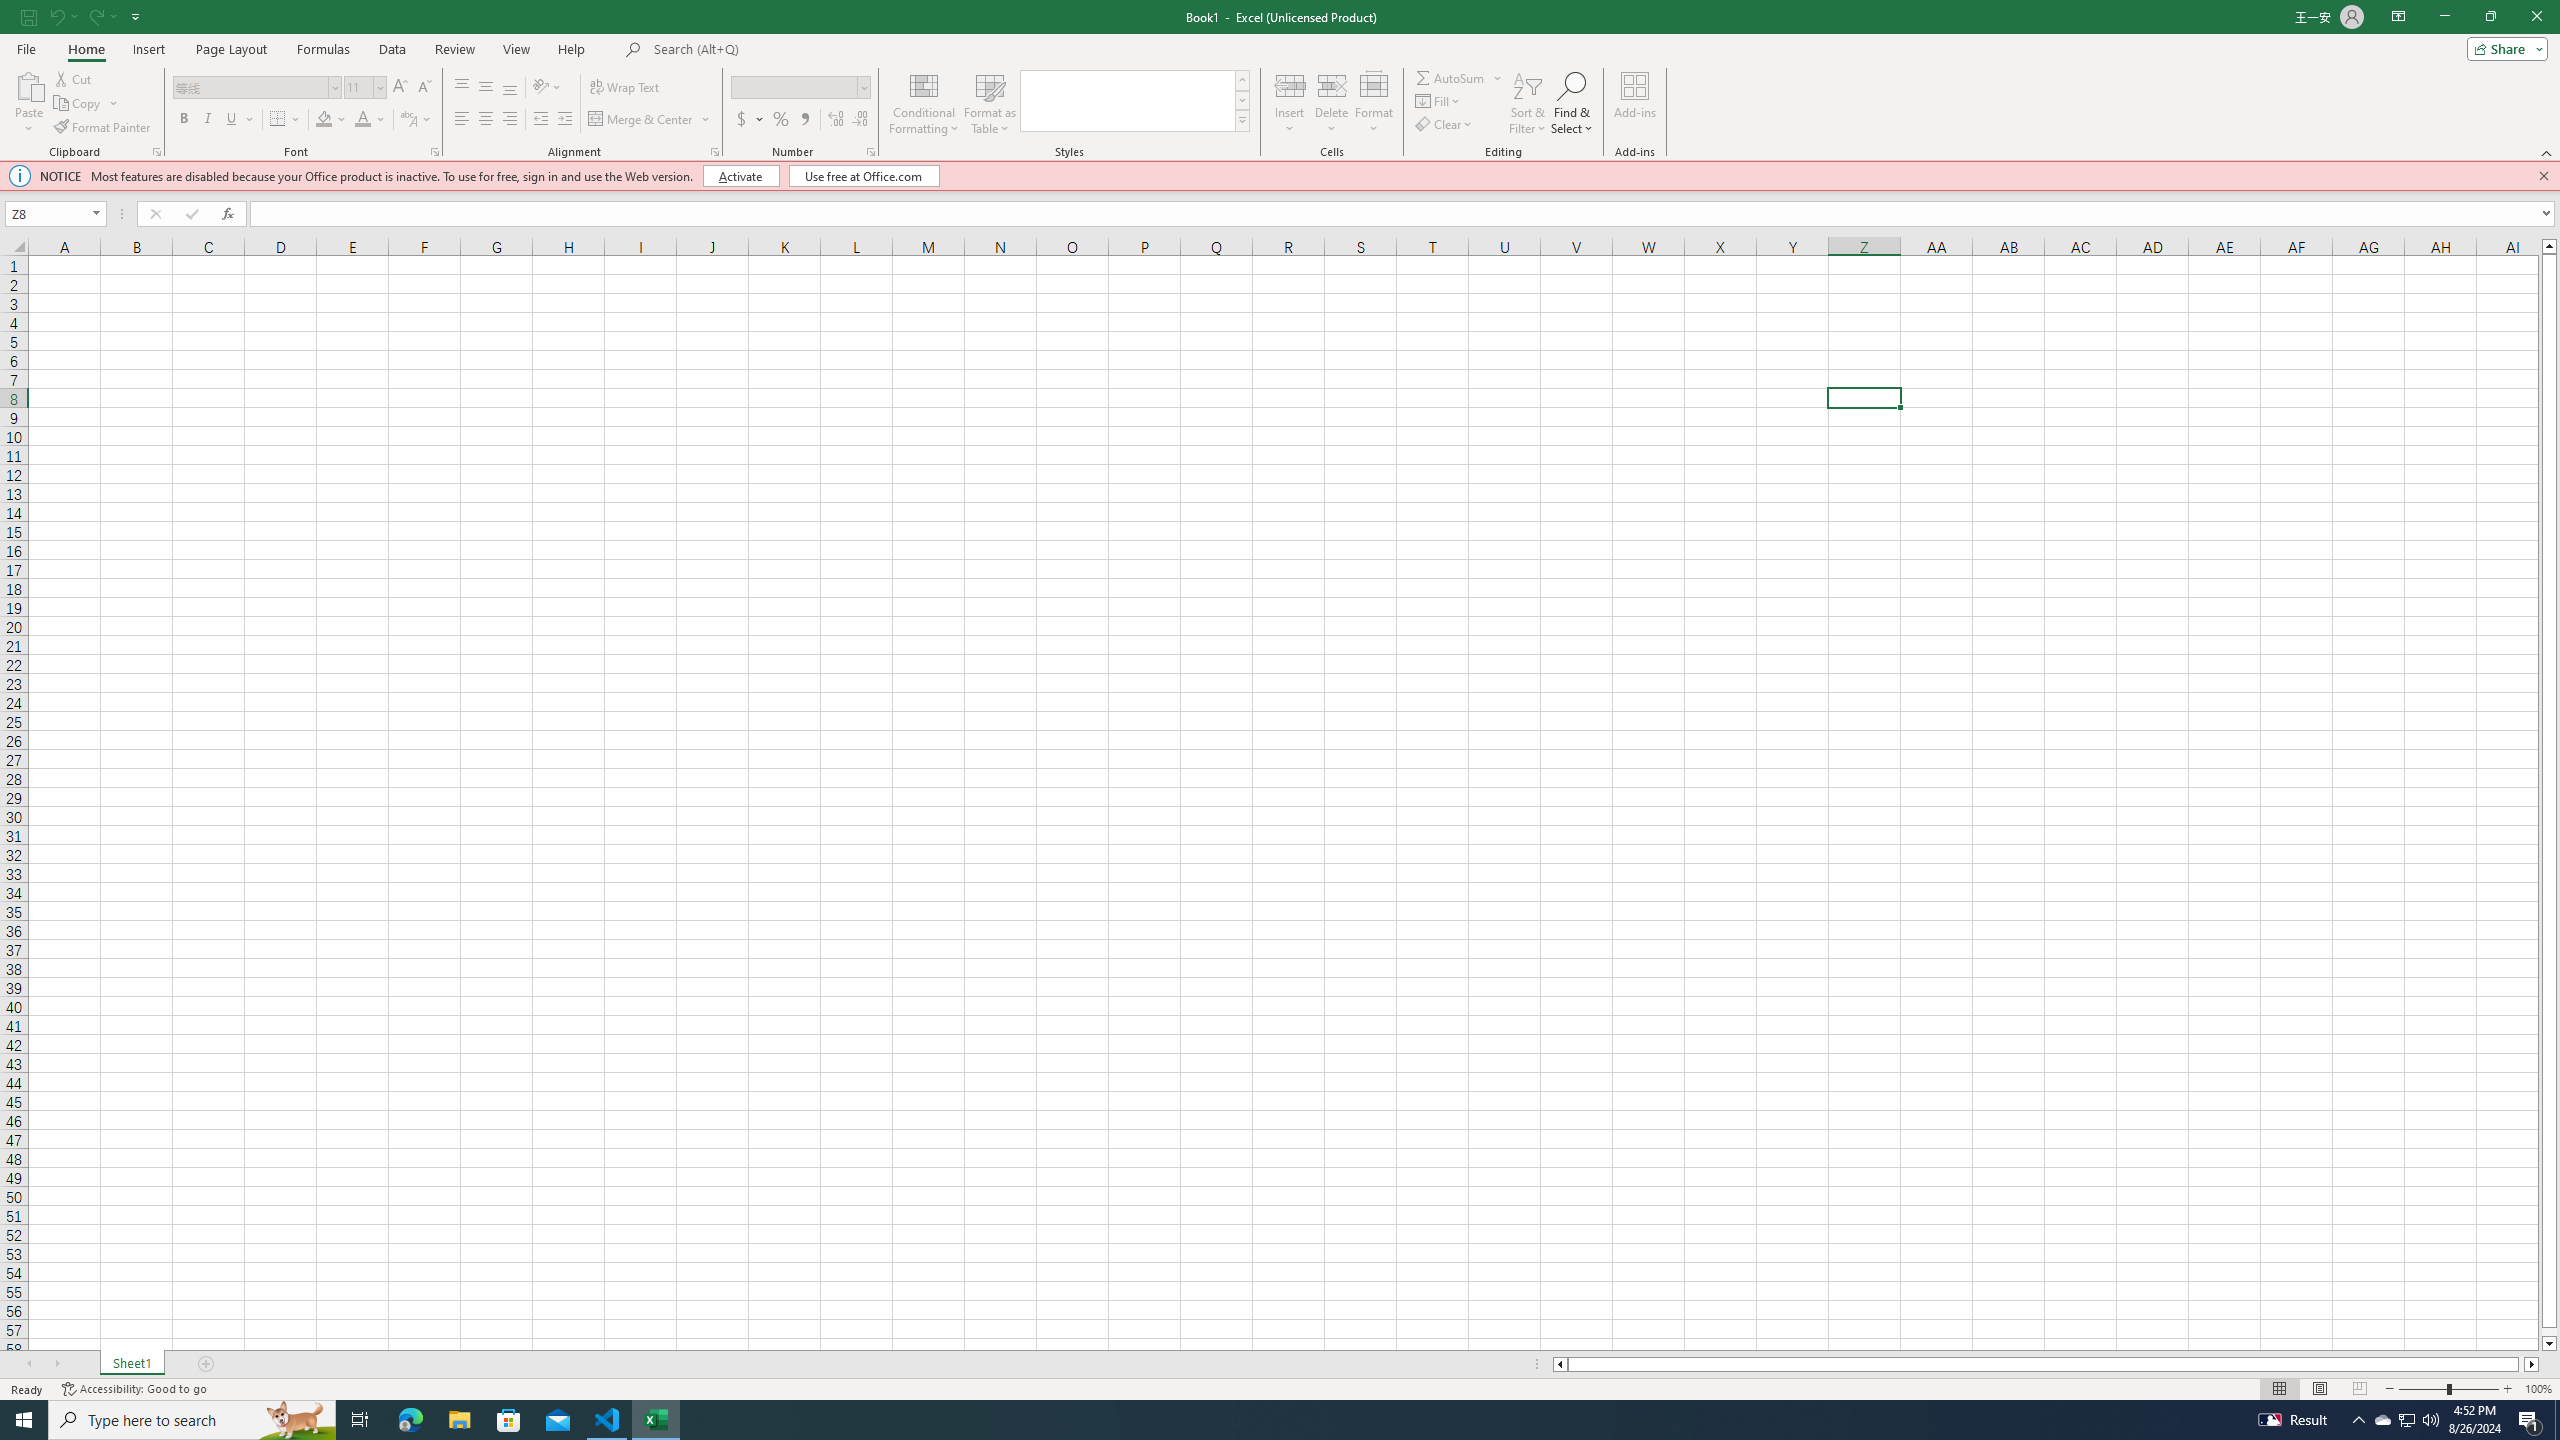 Image resolution: width=2560 pixels, height=1440 pixels. Describe the element at coordinates (362, 118) in the screenshot. I see `'Font Color'` at that location.